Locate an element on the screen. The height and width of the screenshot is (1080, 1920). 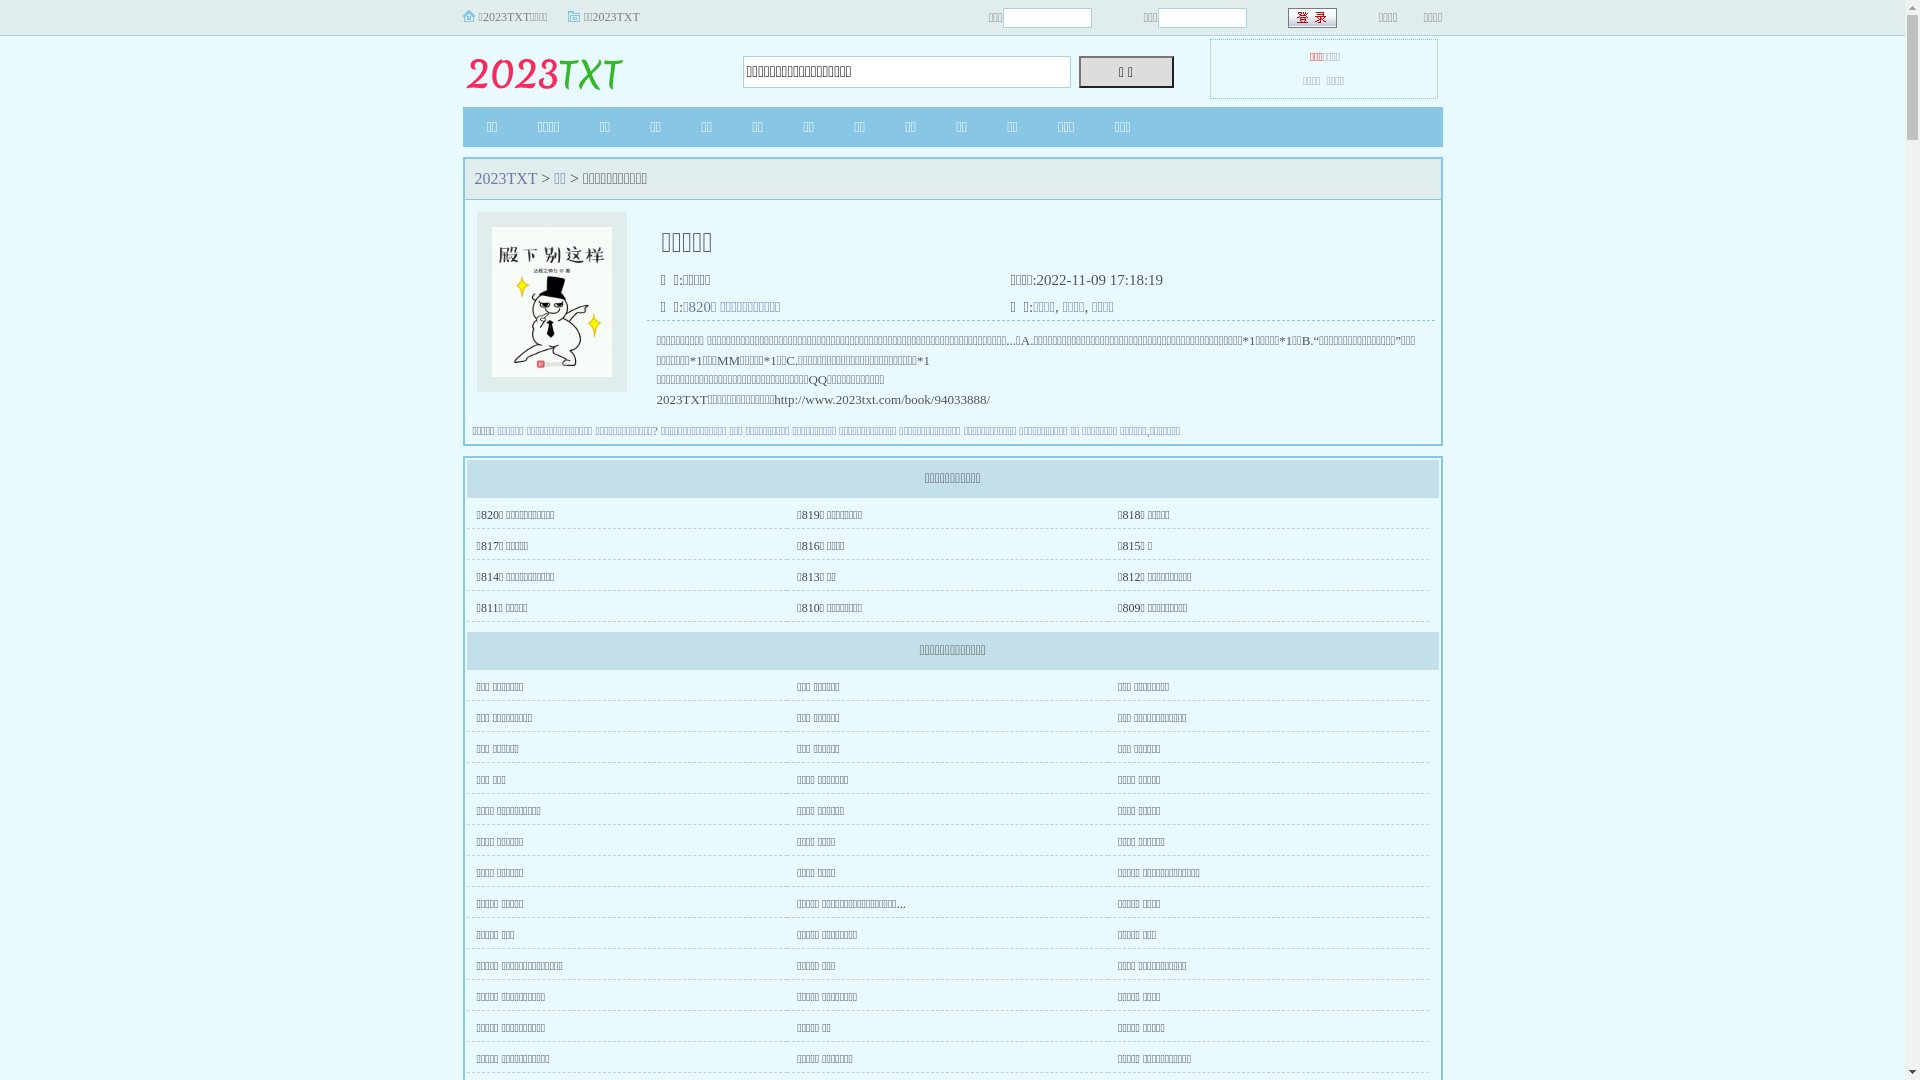
'2023TXT' is located at coordinates (505, 177).